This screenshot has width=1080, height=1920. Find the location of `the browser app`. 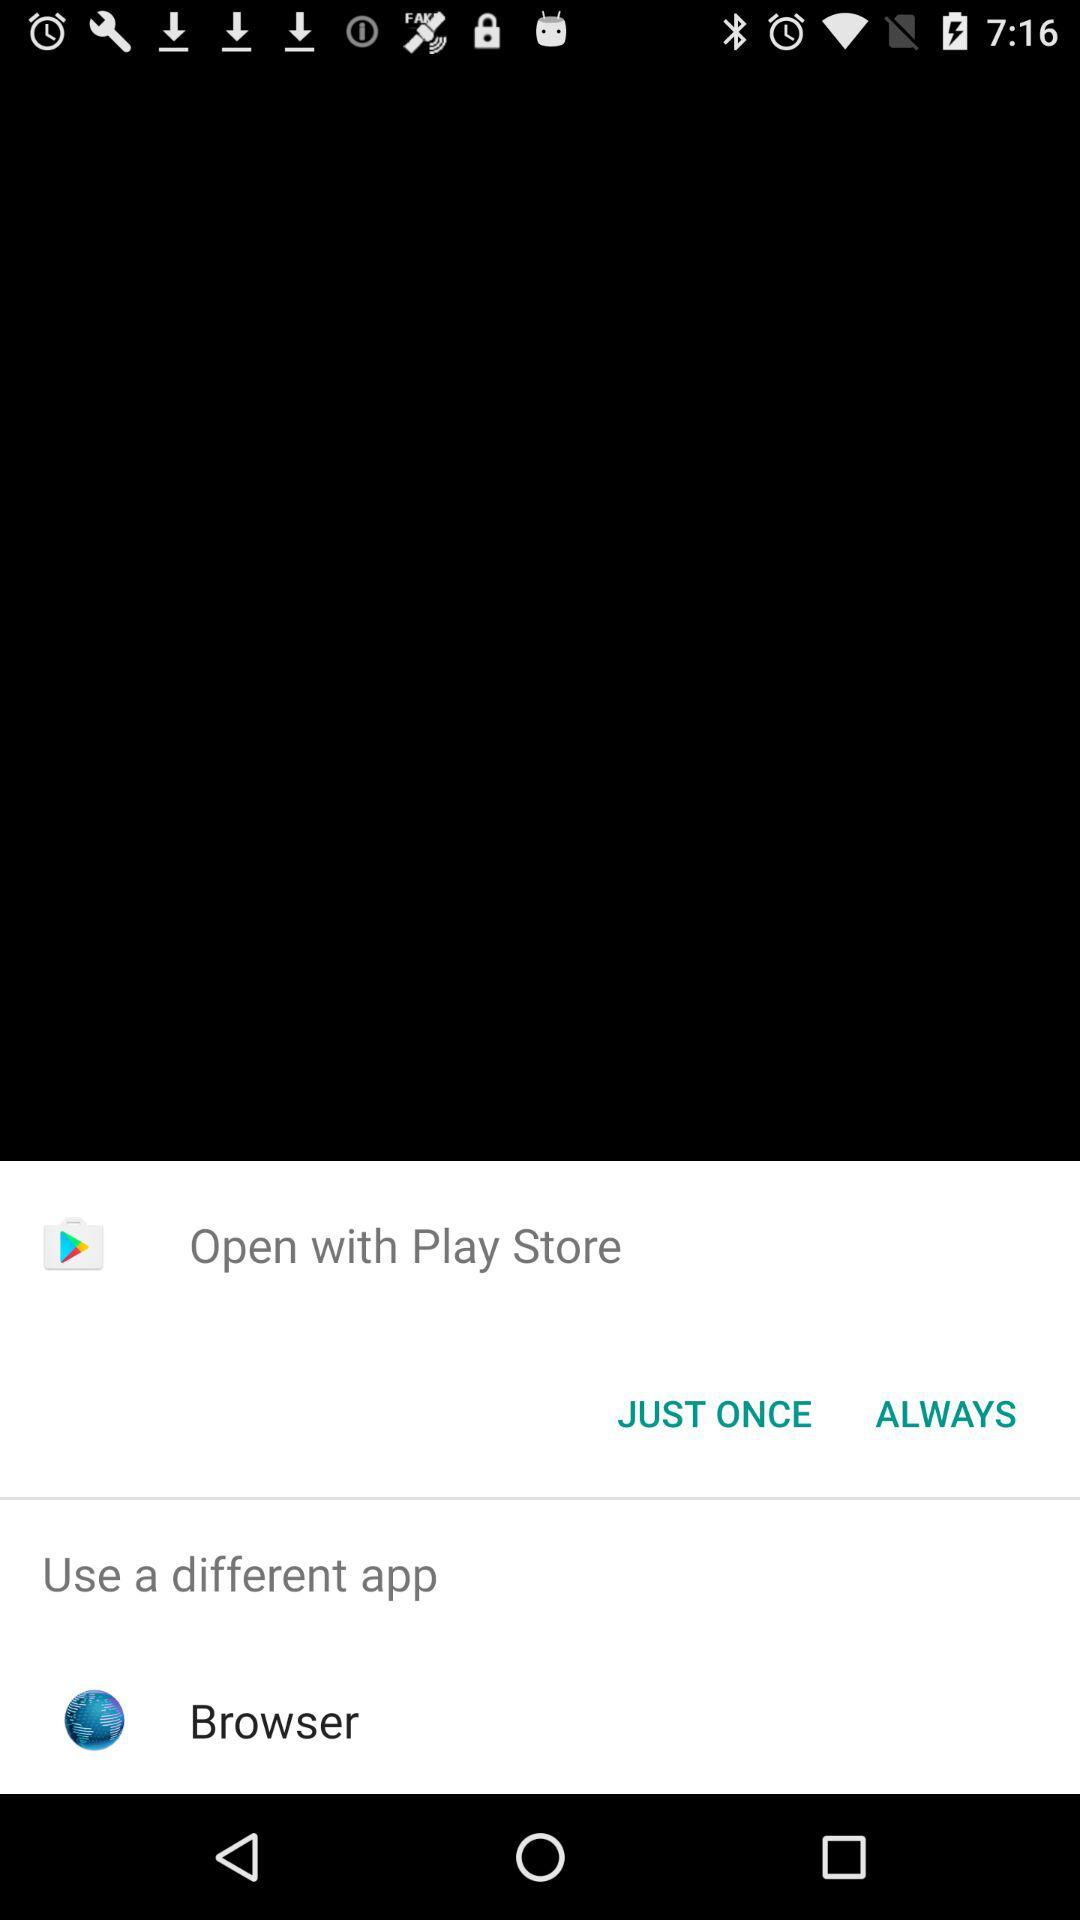

the browser app is located at coordinates (274, 1719).